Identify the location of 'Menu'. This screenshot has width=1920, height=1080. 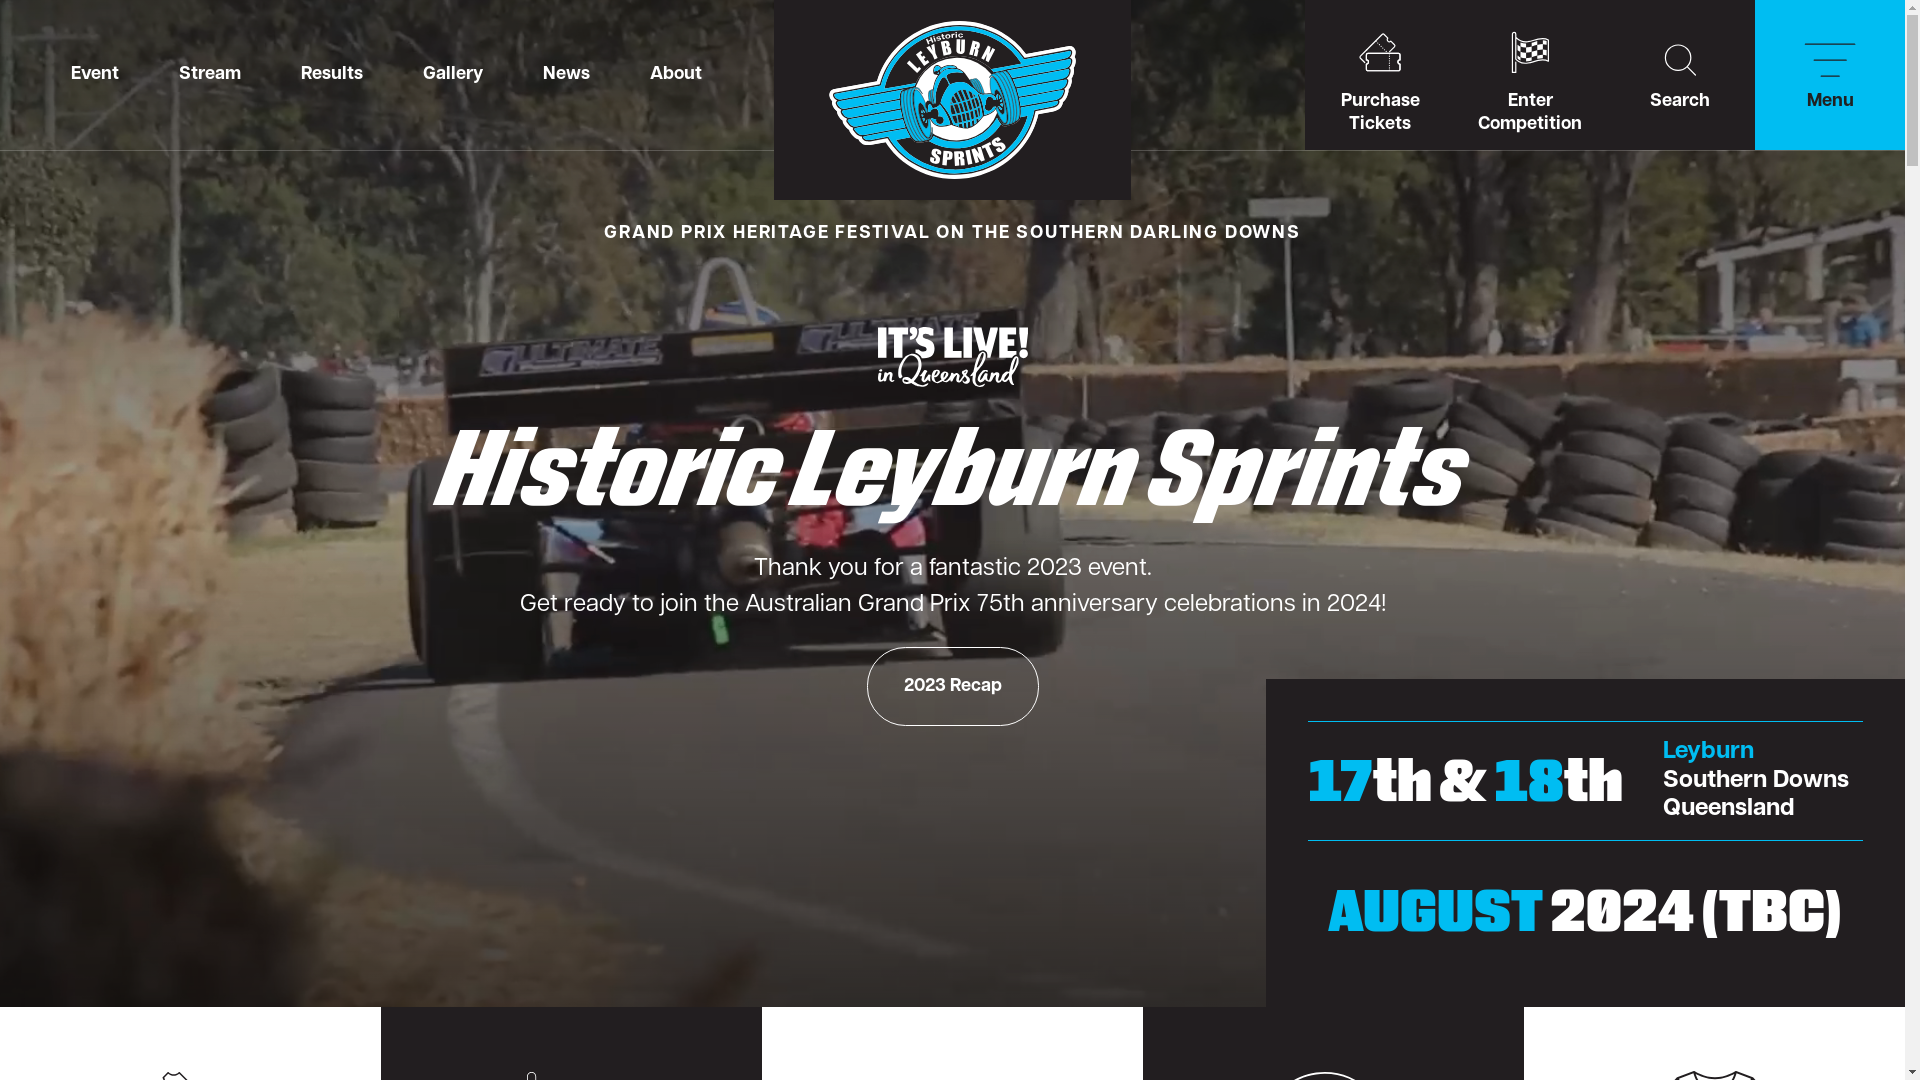
(1754, 73).